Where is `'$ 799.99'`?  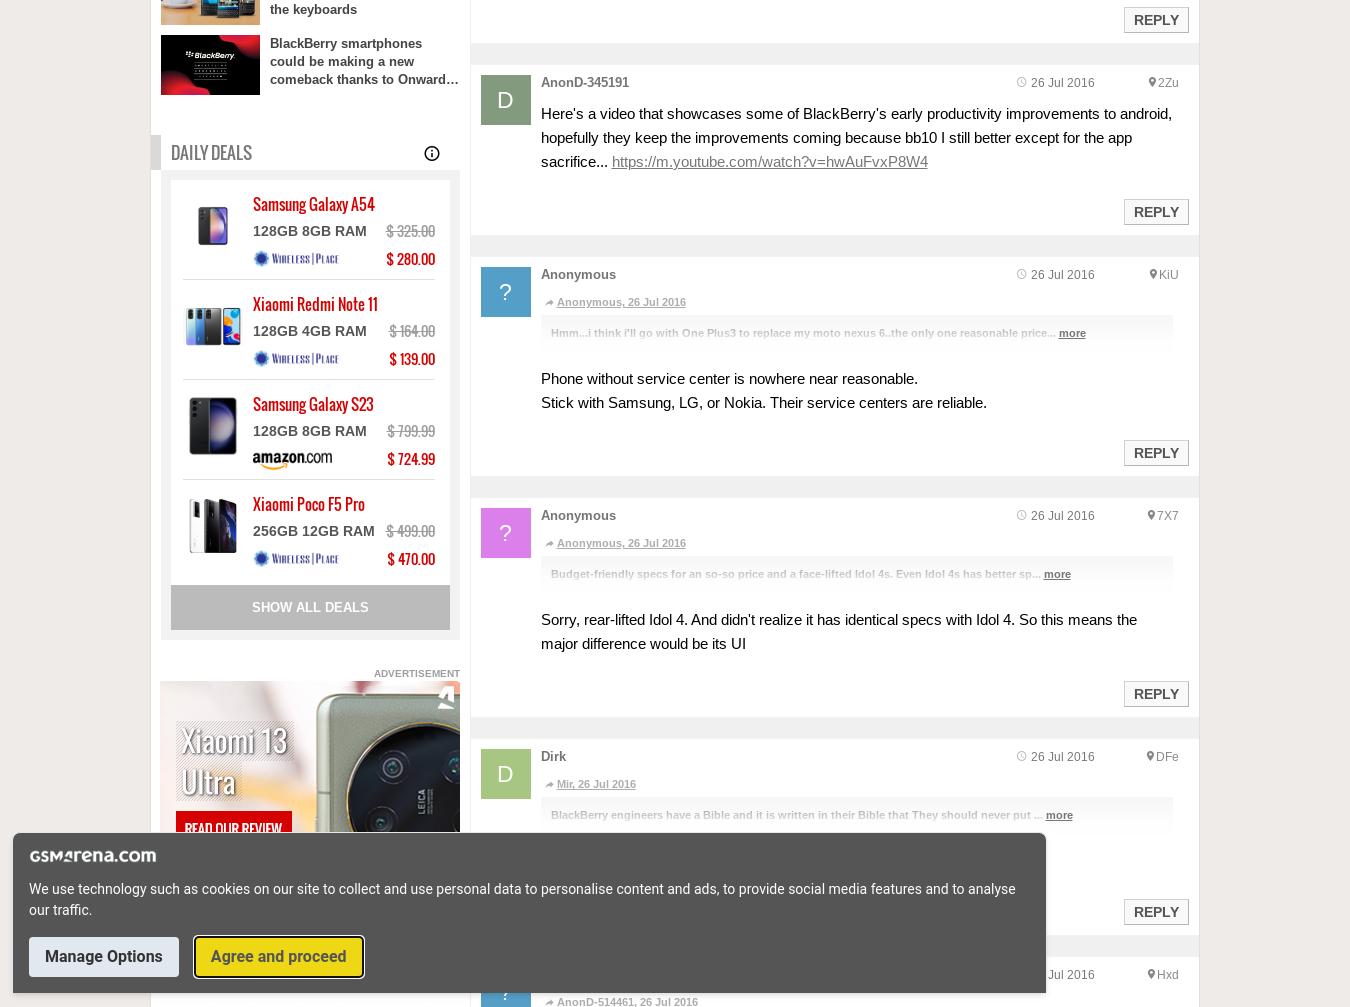
'$ 799.99' is located at coordinates (385, 430).